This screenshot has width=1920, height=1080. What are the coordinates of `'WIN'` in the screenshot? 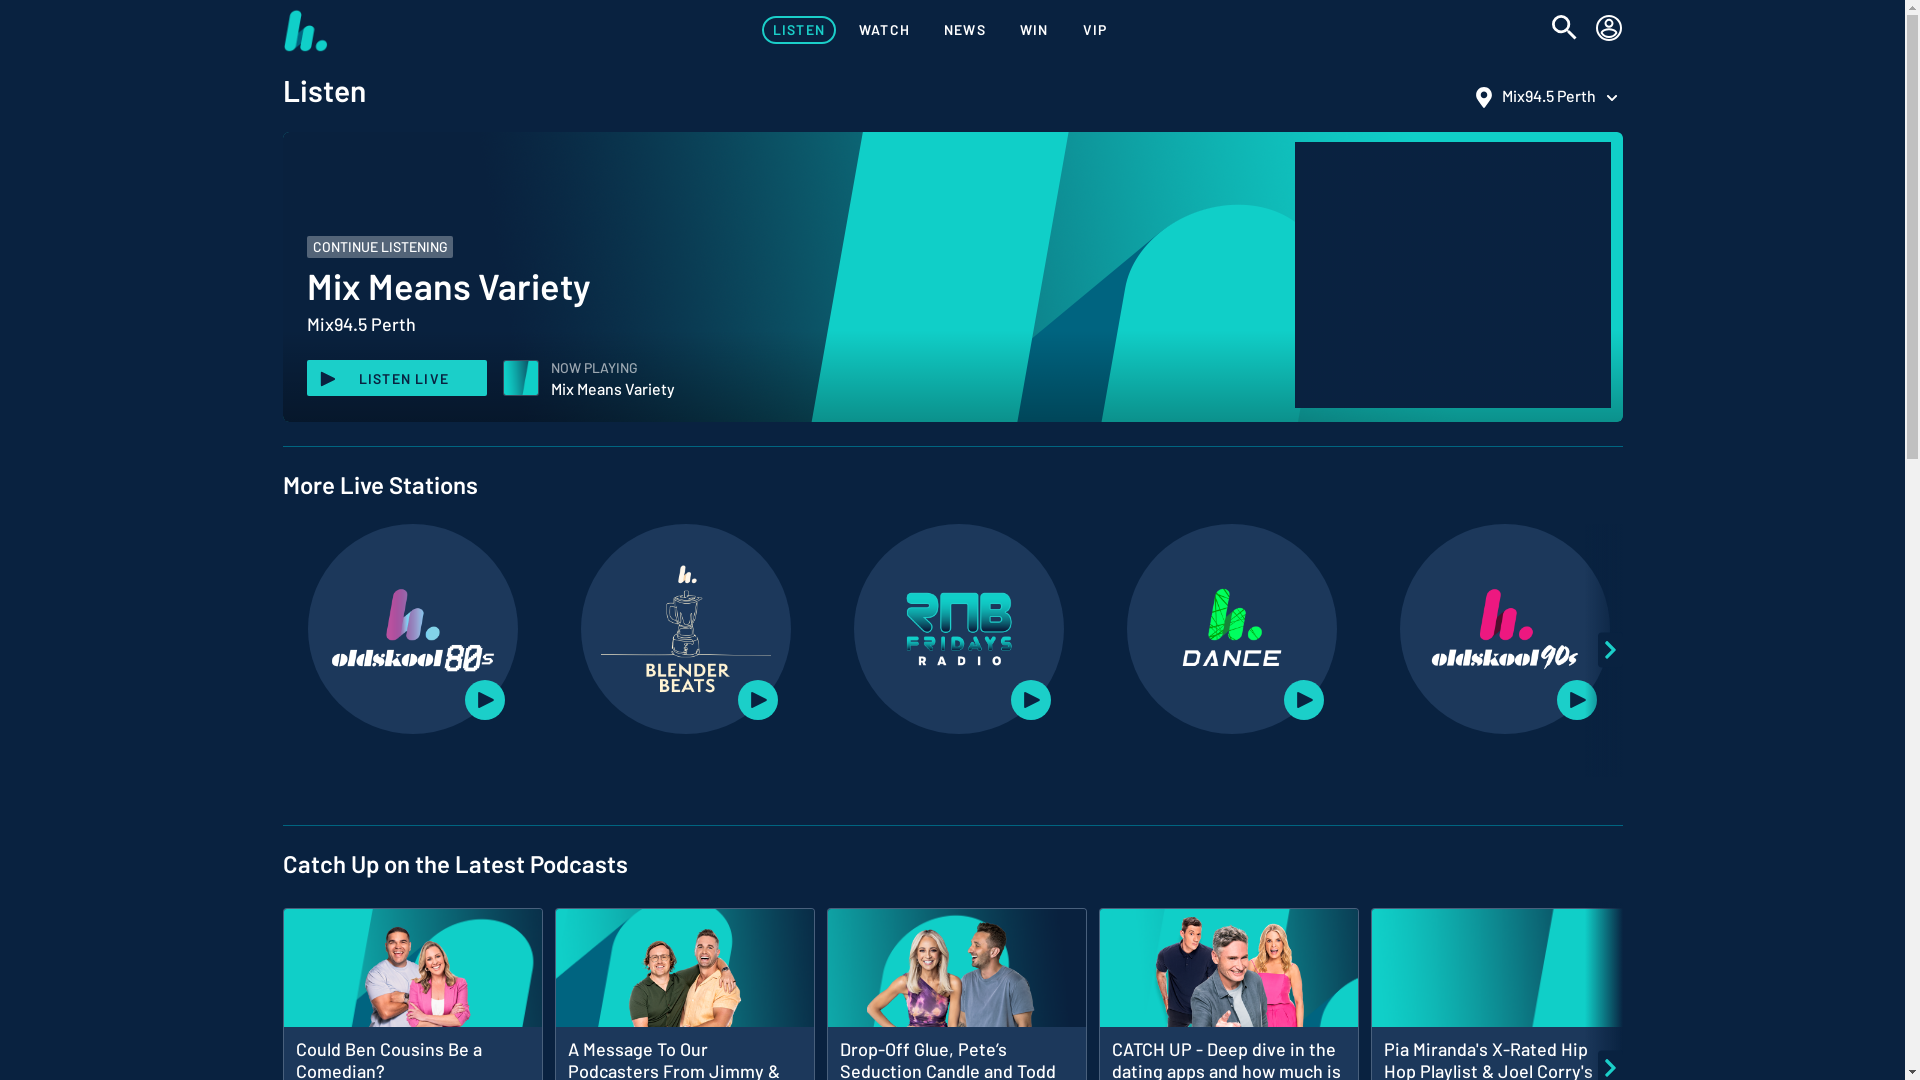 It's located at (1034, 30).